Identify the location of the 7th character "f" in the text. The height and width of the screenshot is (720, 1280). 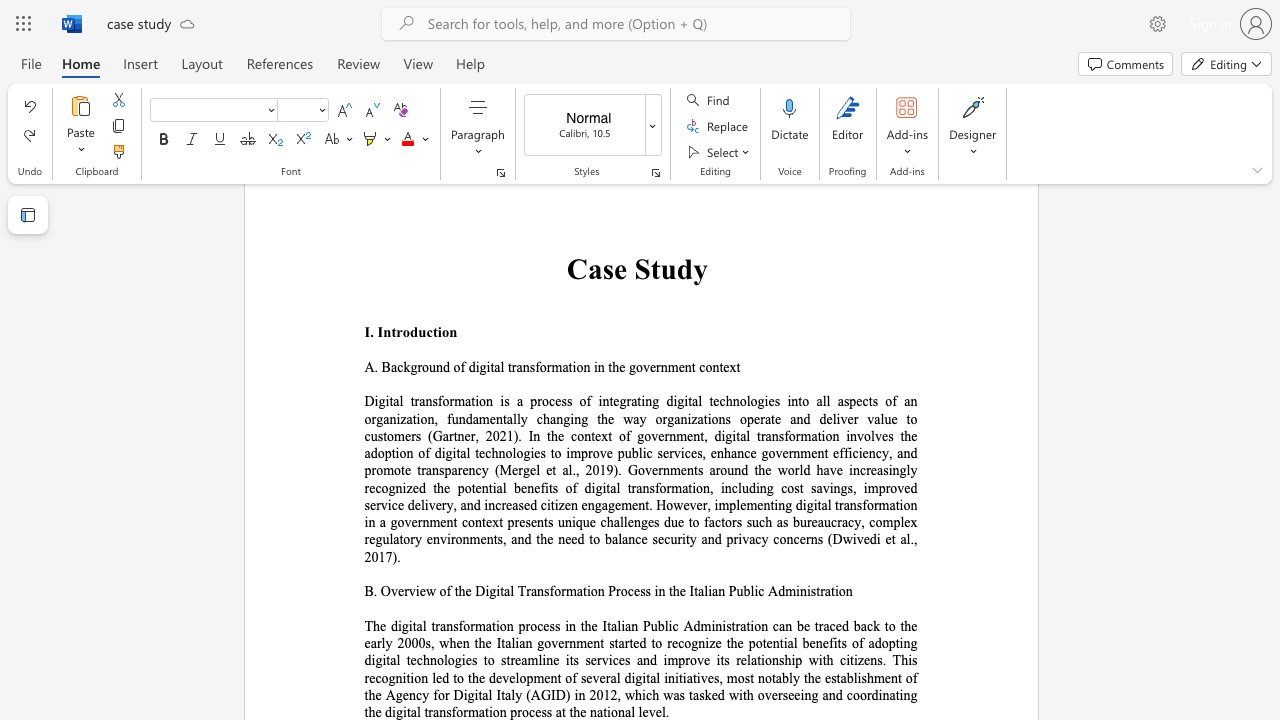
(452, 711).